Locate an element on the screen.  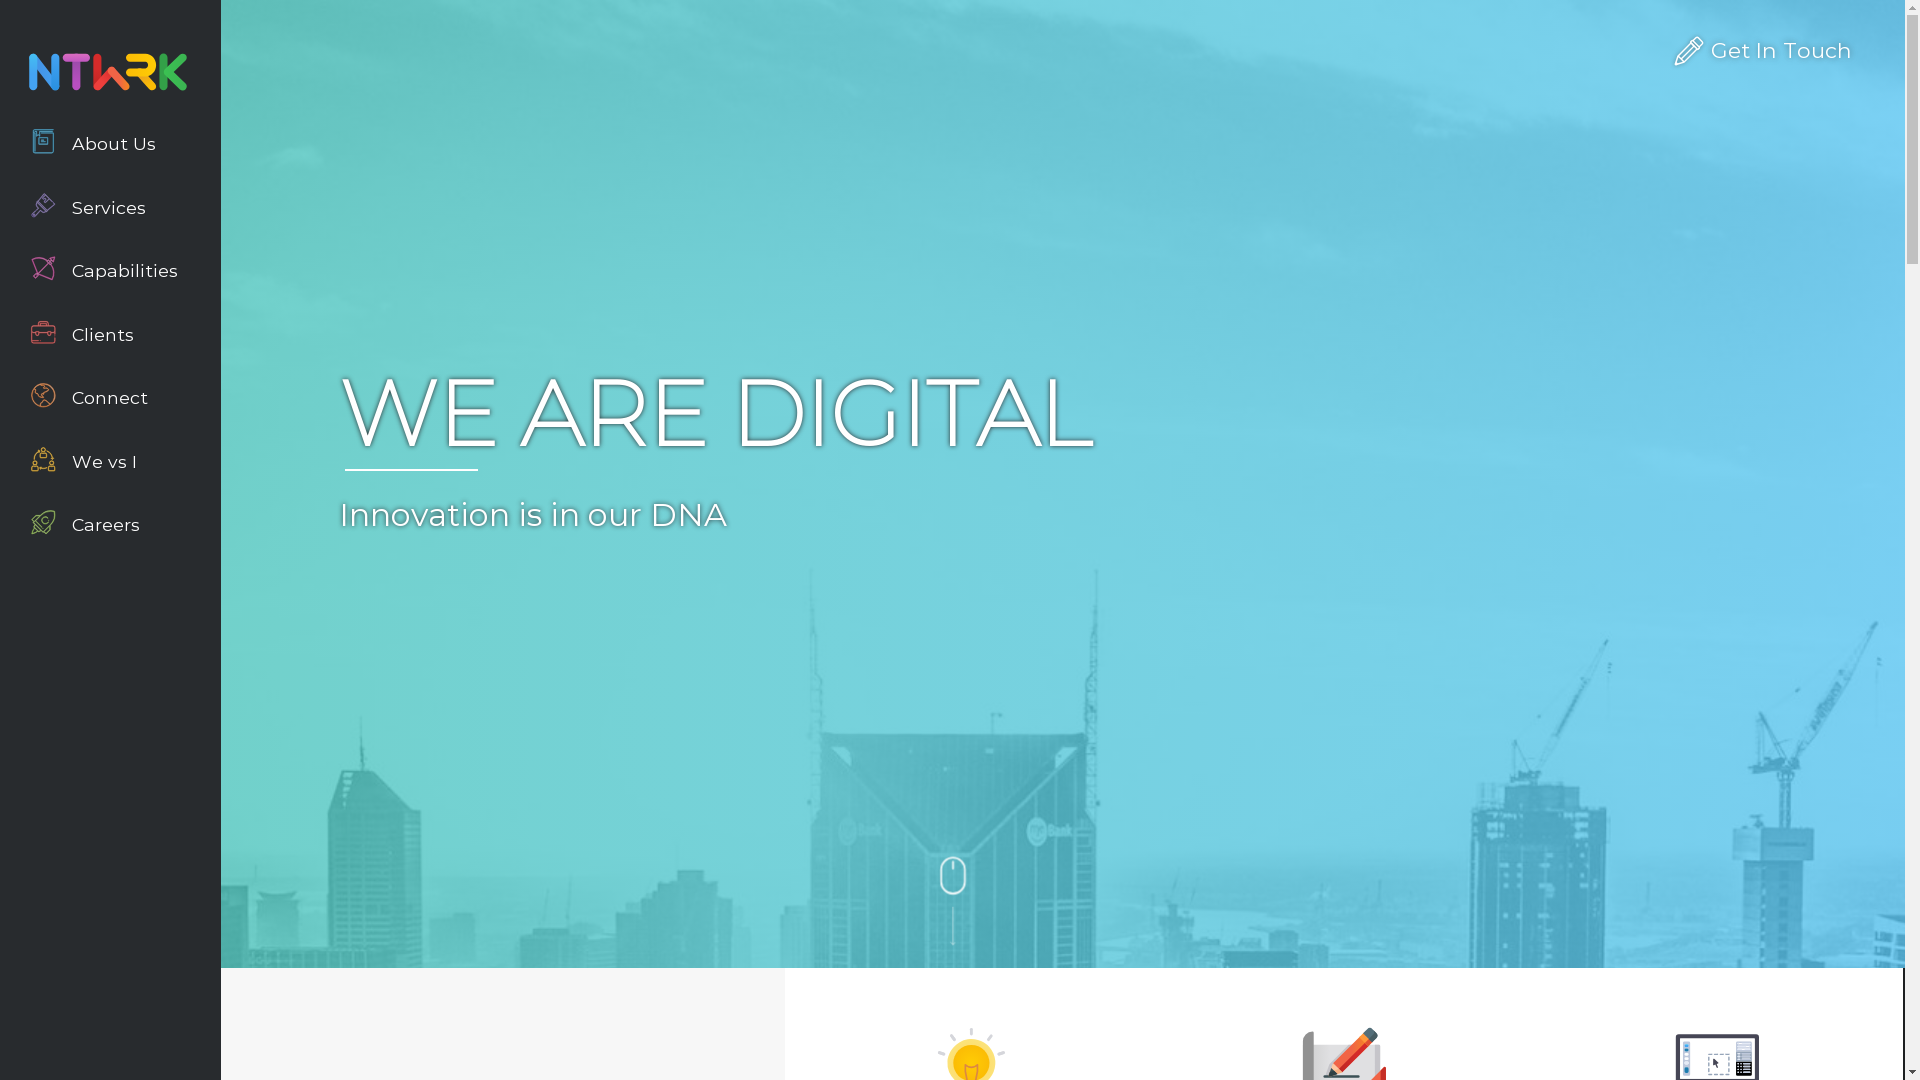
'About Us' is located at coordinates (109, 142).